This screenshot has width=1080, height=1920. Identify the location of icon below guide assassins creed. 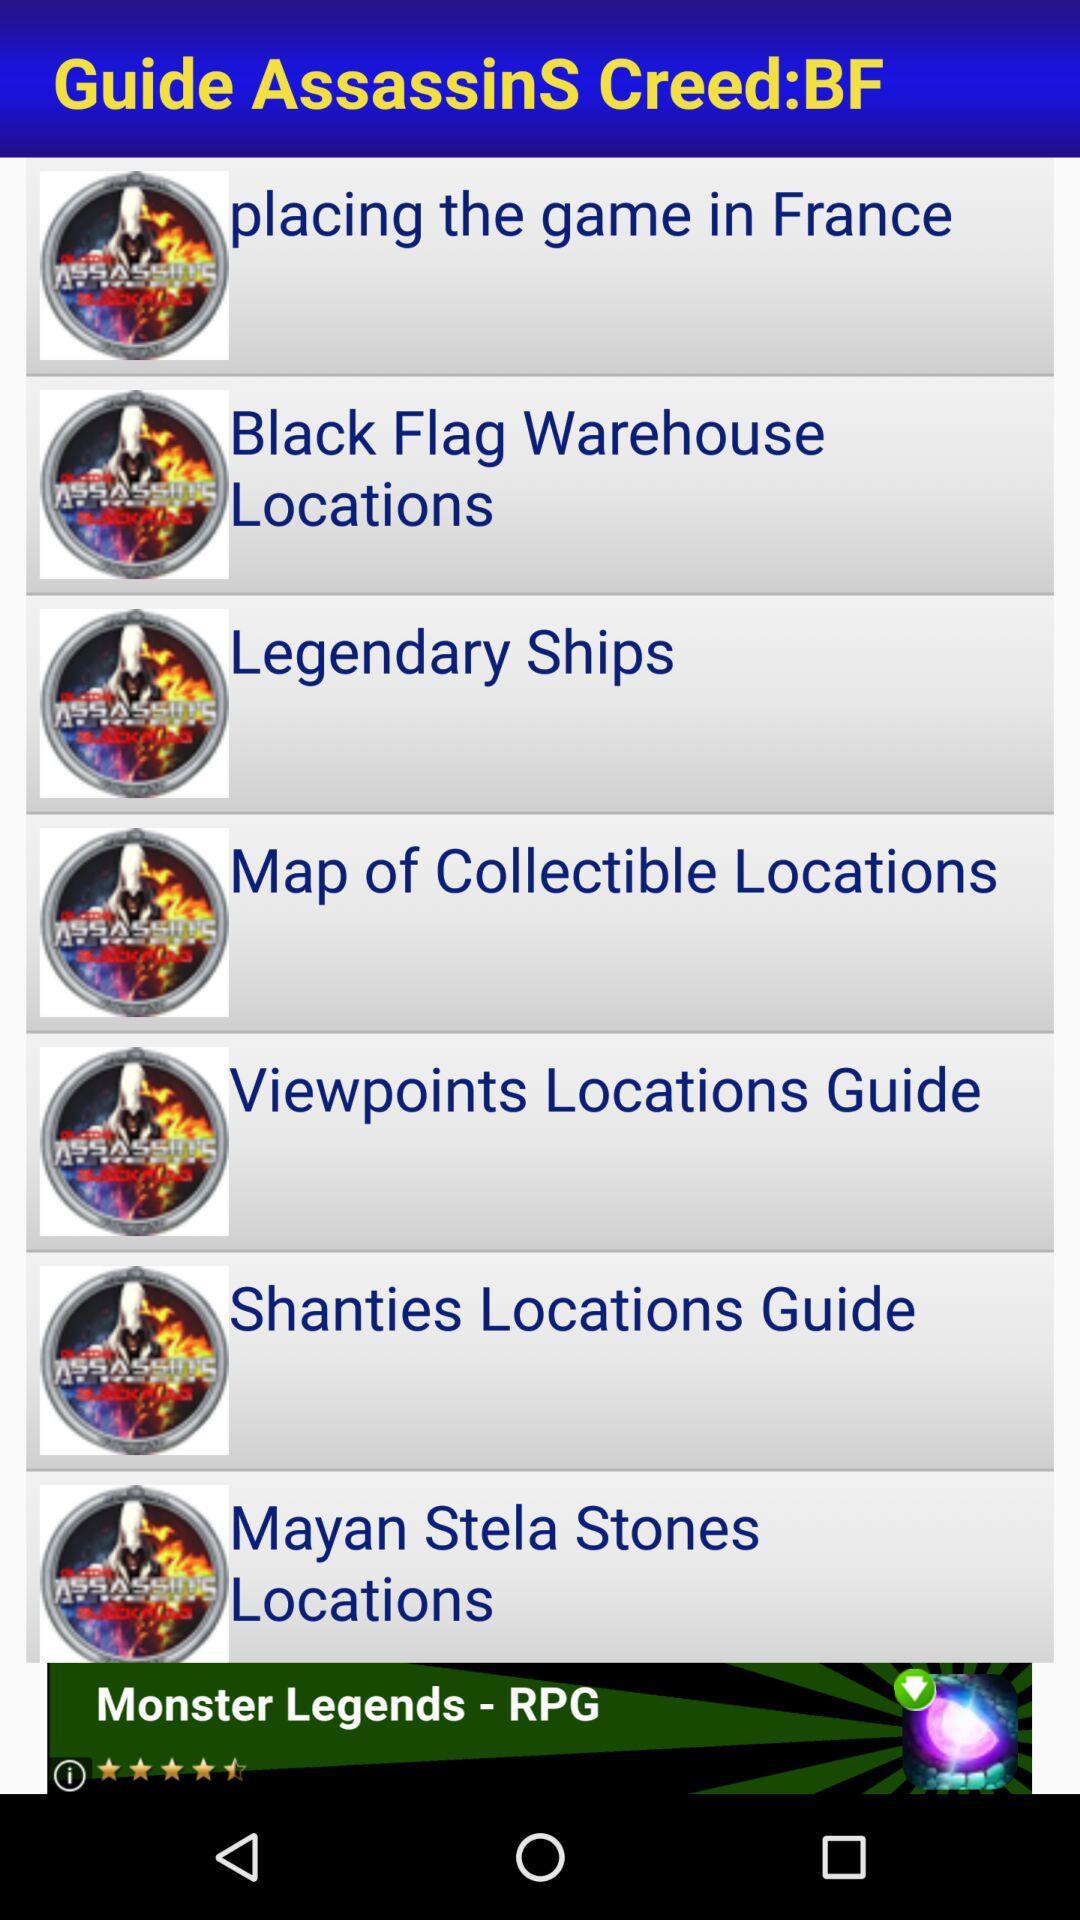
(540, 264).